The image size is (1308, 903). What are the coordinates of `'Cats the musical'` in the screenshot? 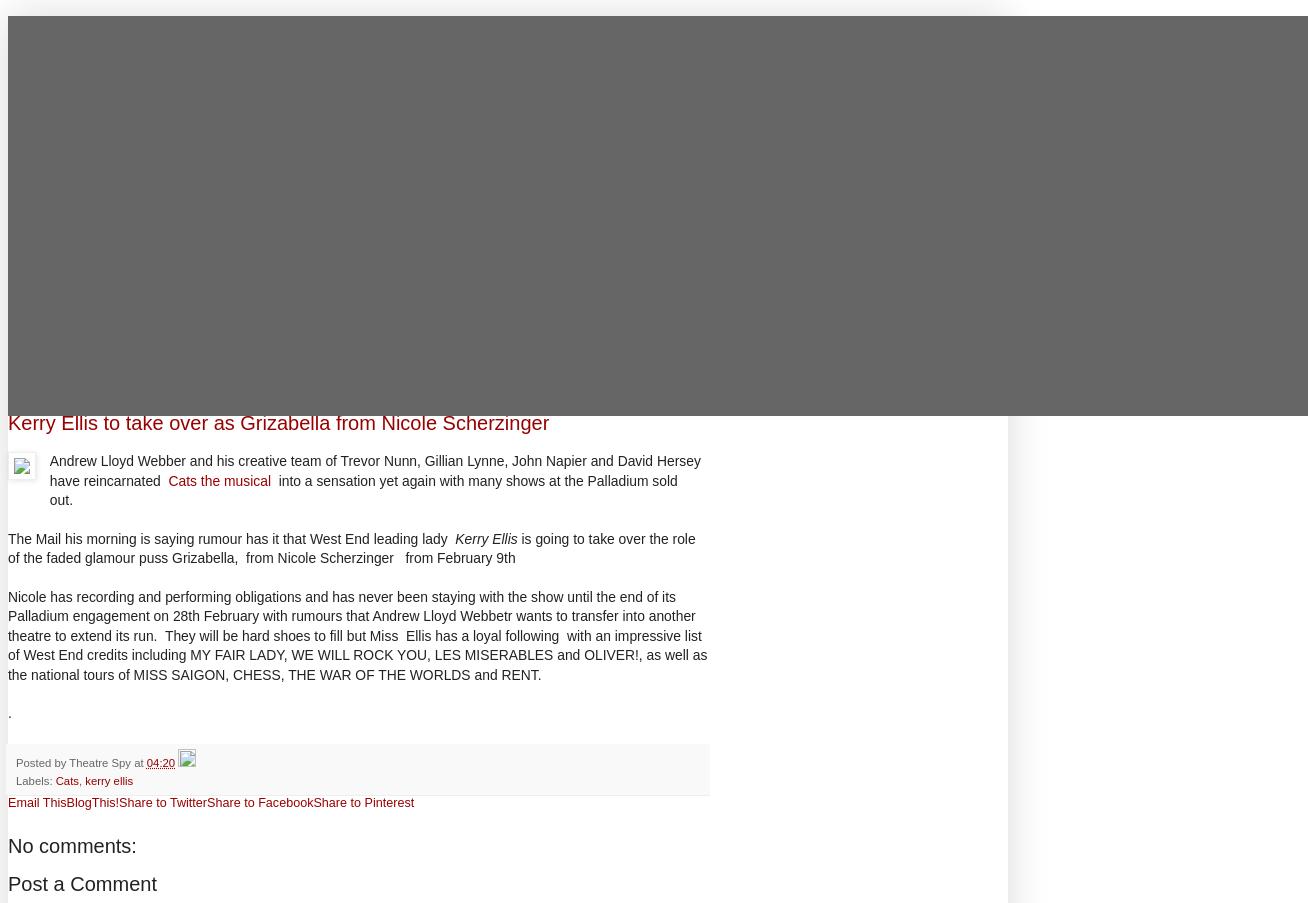 It's located at (223, 480).